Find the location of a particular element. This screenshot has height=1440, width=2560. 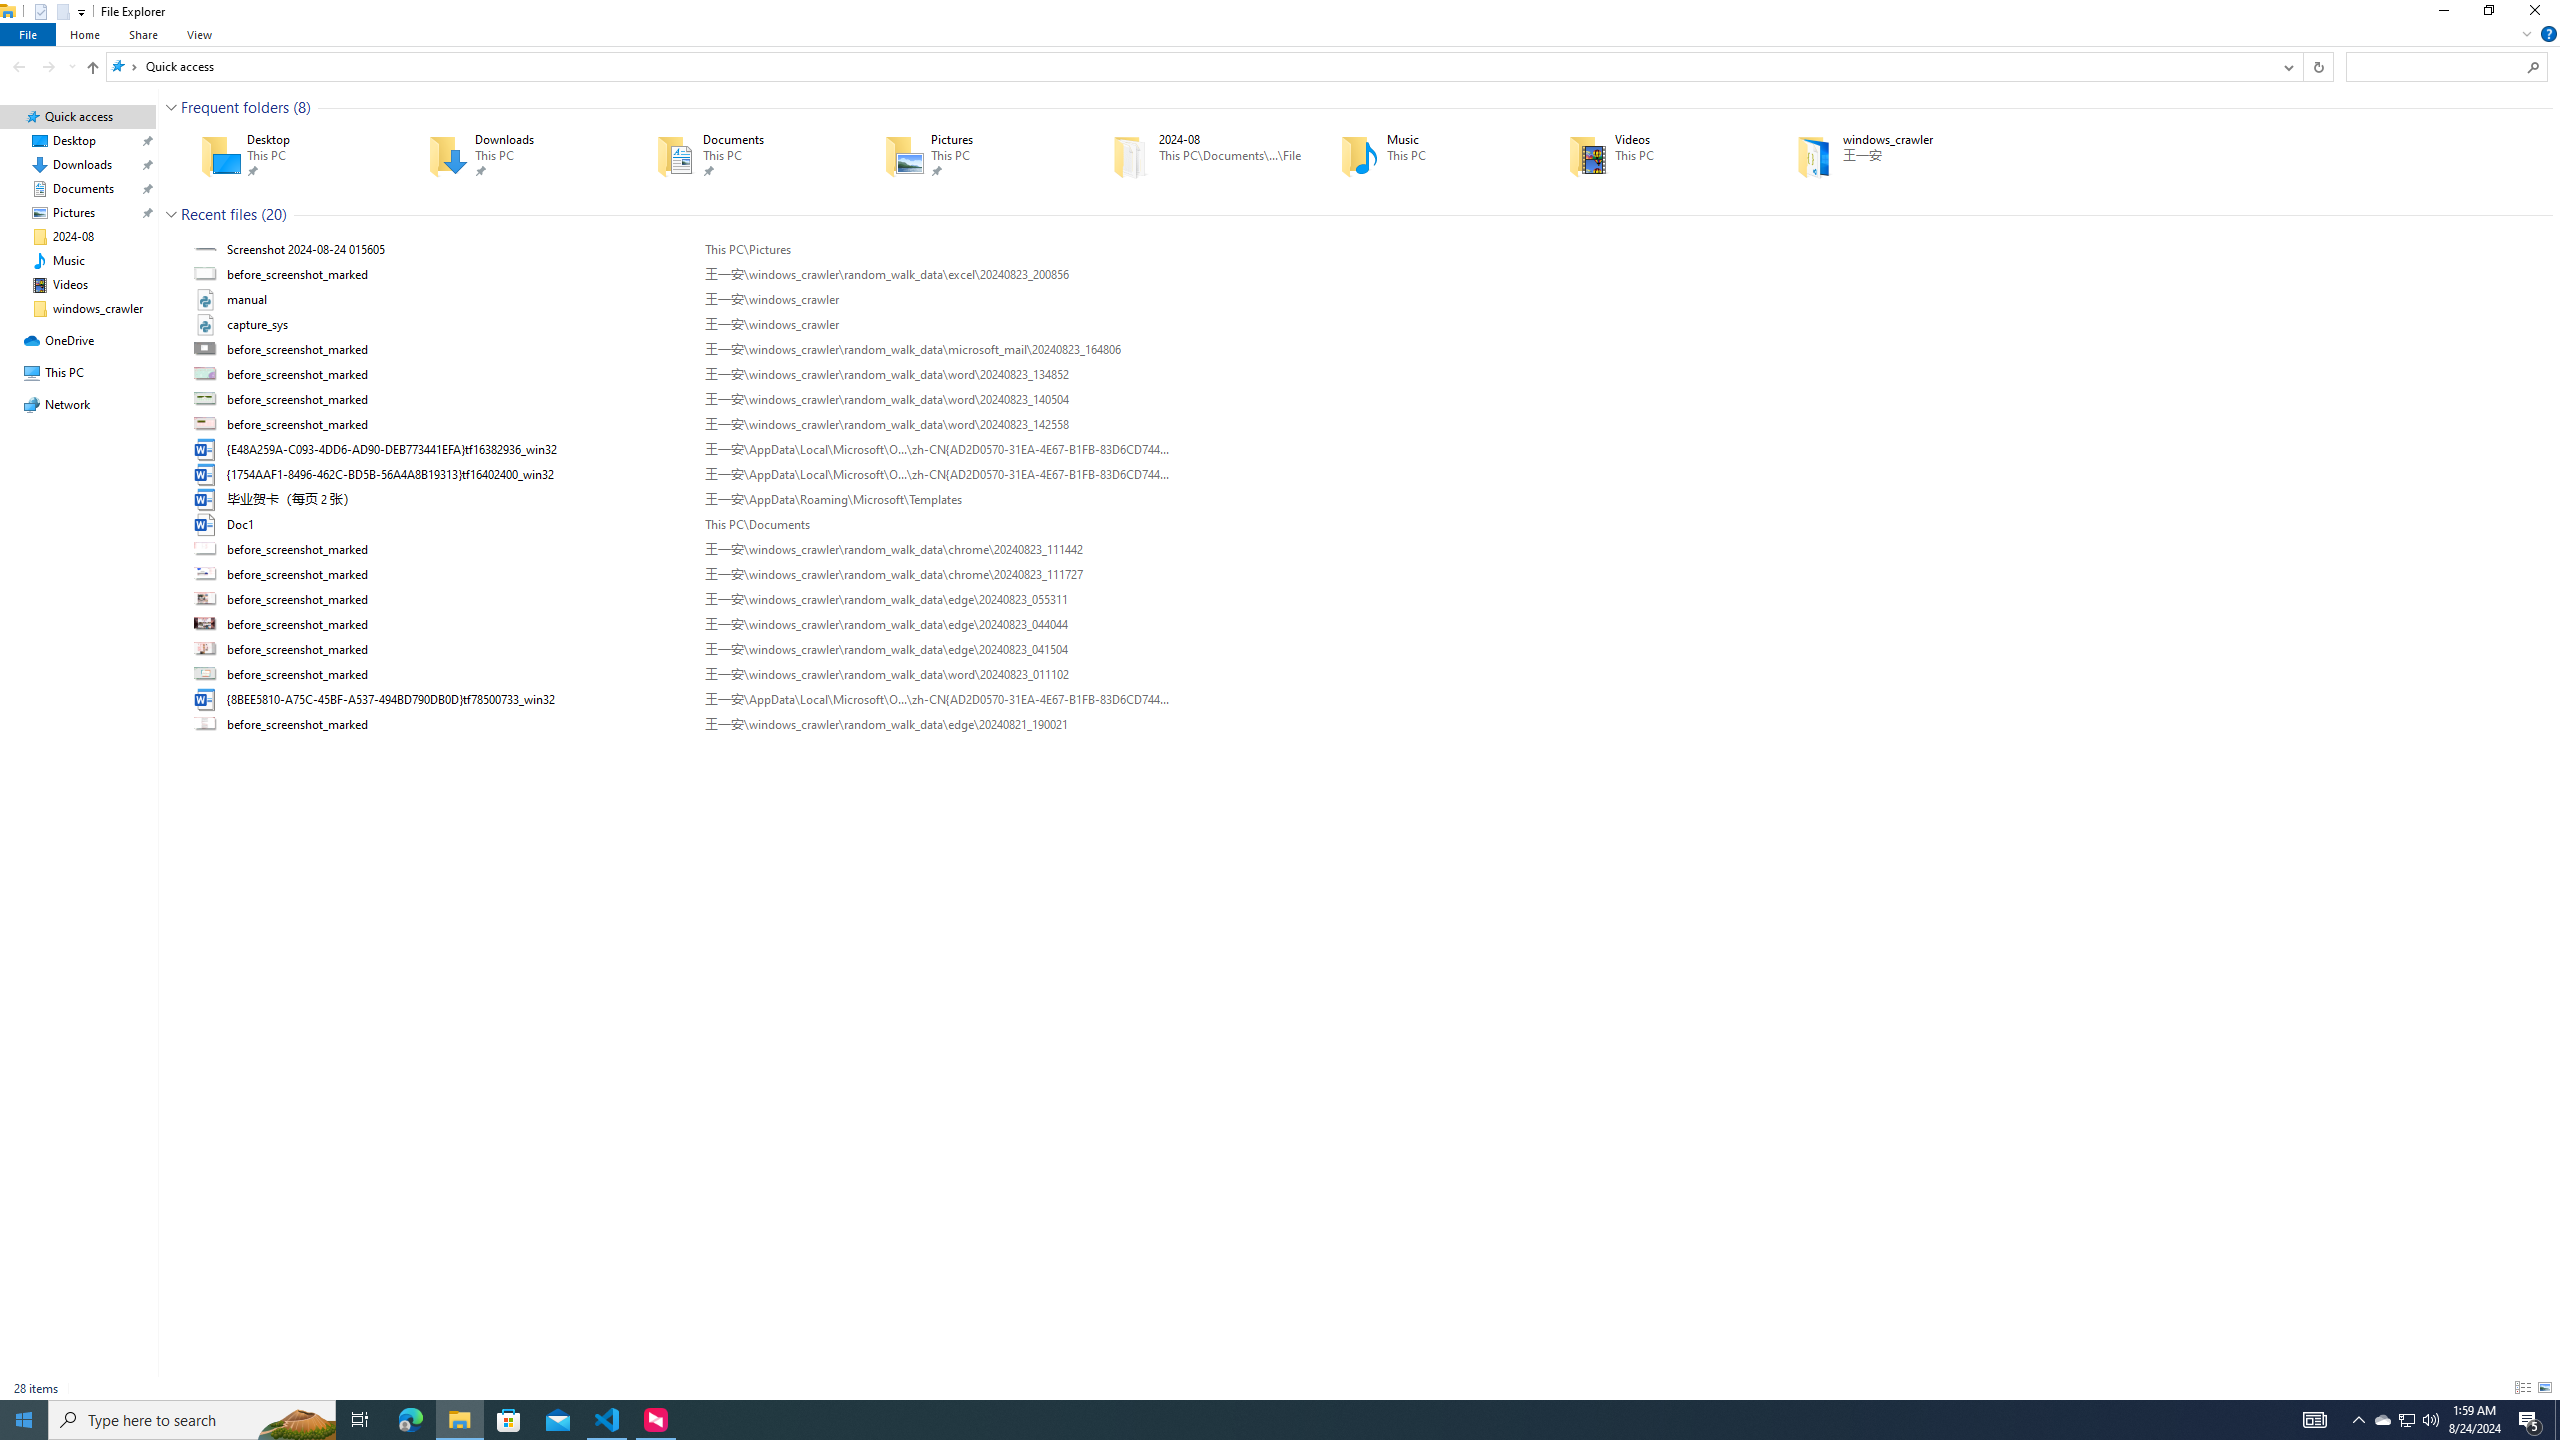

'windows_crawler' is located at coordinates (1880, 154).